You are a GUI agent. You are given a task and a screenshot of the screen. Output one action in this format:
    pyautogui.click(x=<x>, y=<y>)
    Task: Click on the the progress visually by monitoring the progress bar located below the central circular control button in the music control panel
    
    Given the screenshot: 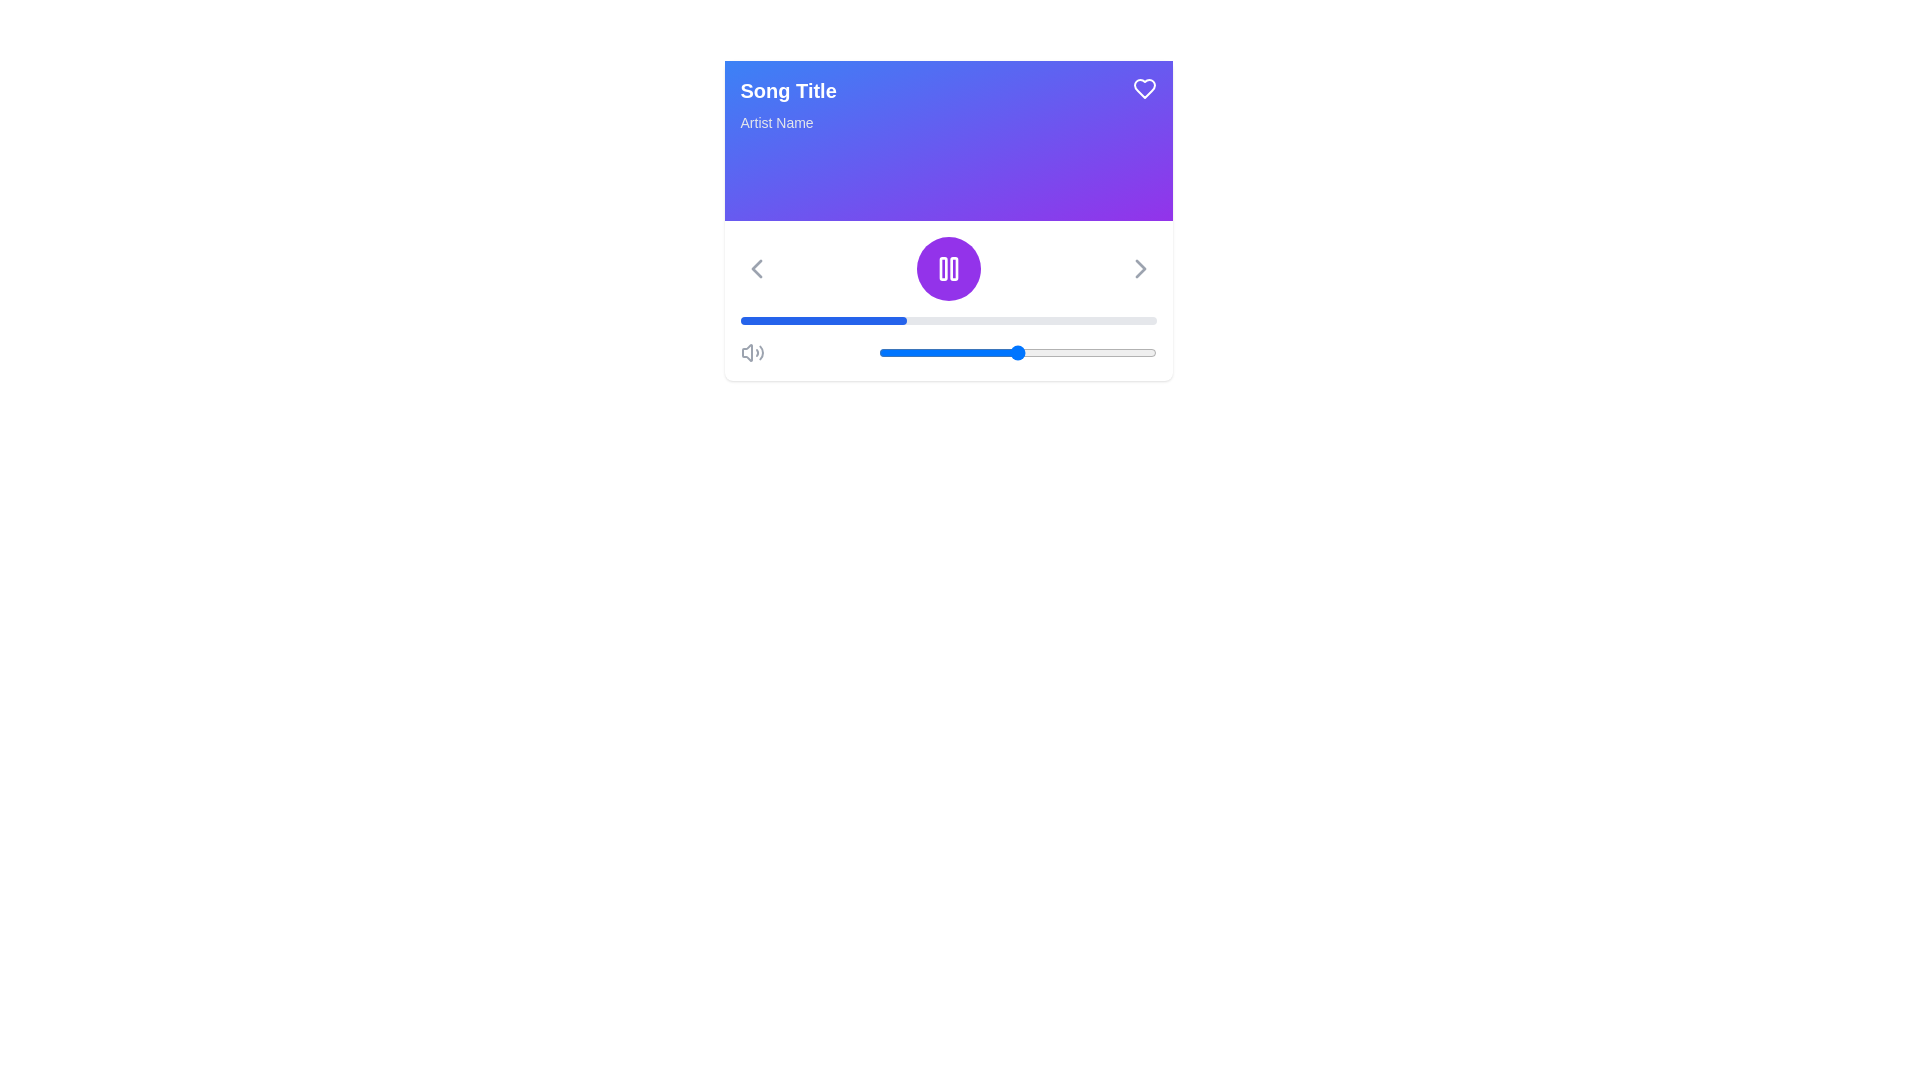 What is the action you would take?
    pyautogui.click(x=947, y=319)
    